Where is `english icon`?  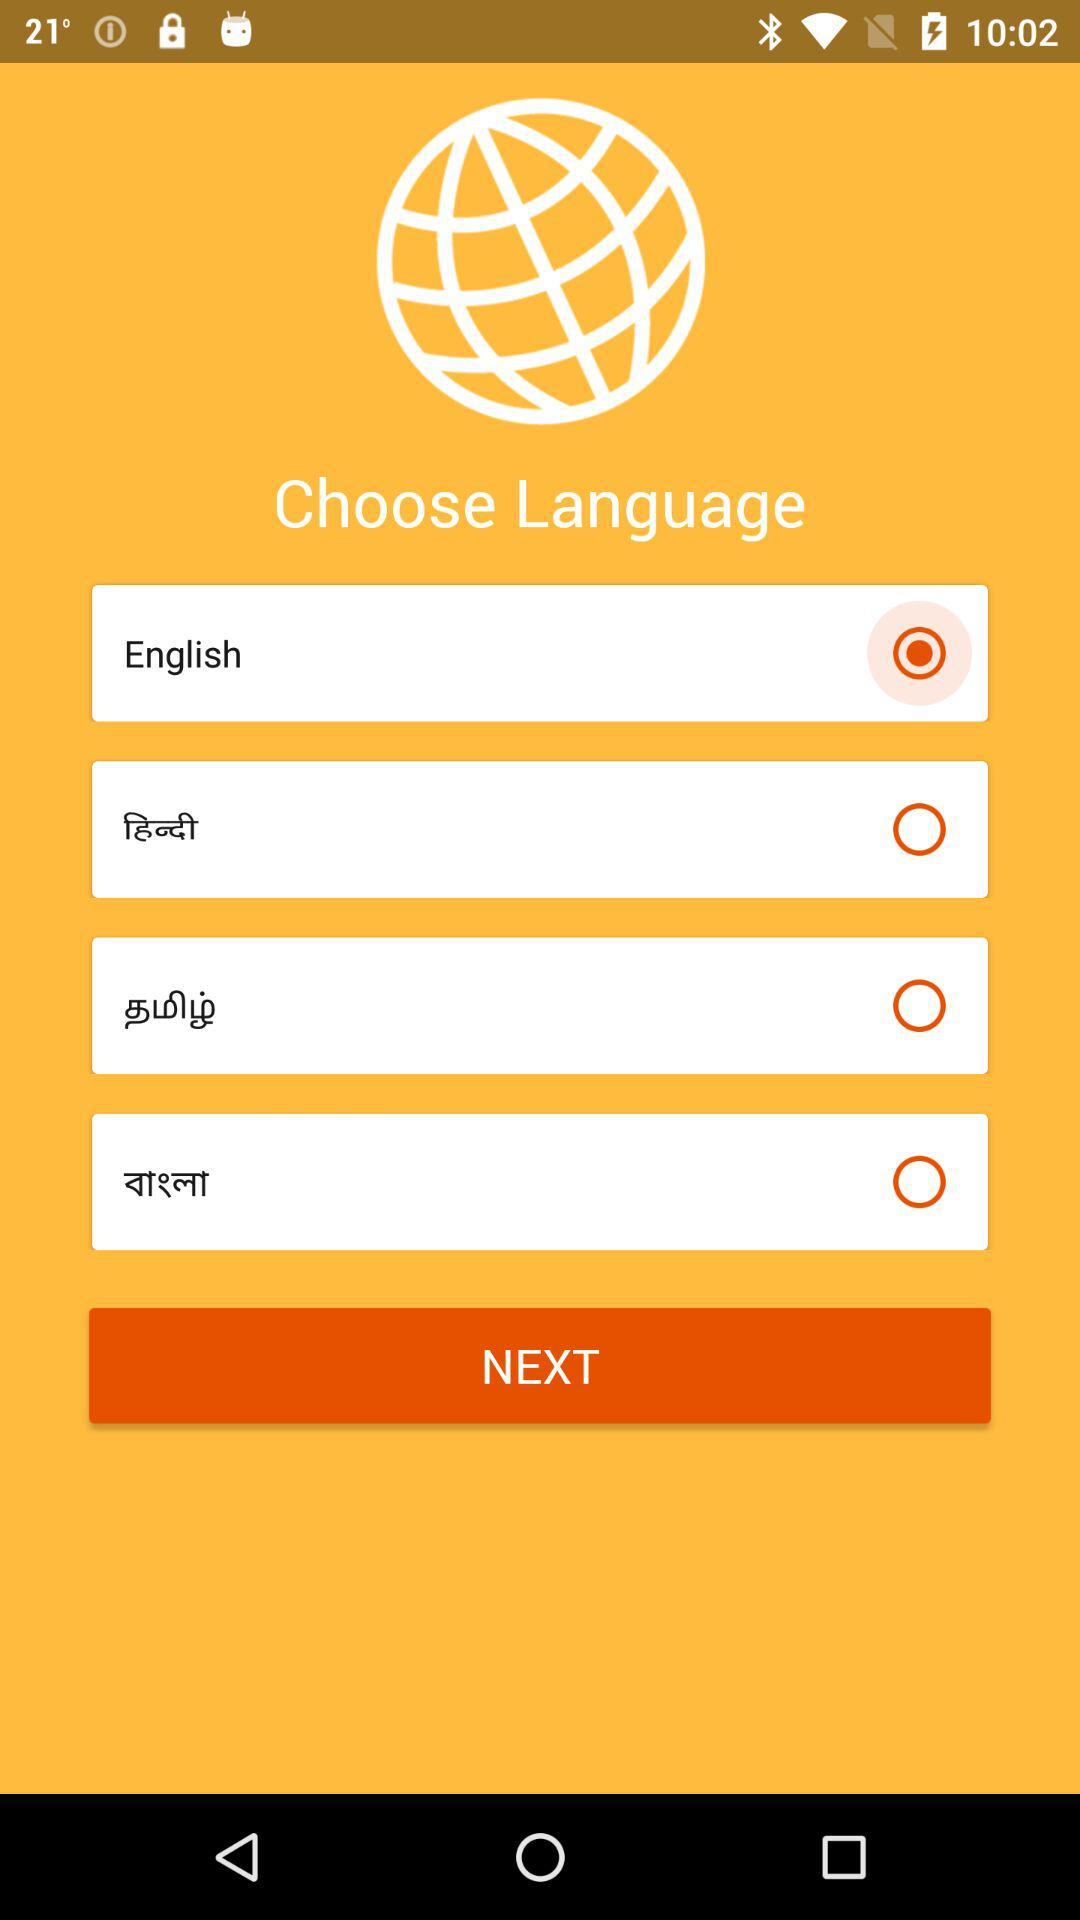 english icon is located at coordinates (496, 653).